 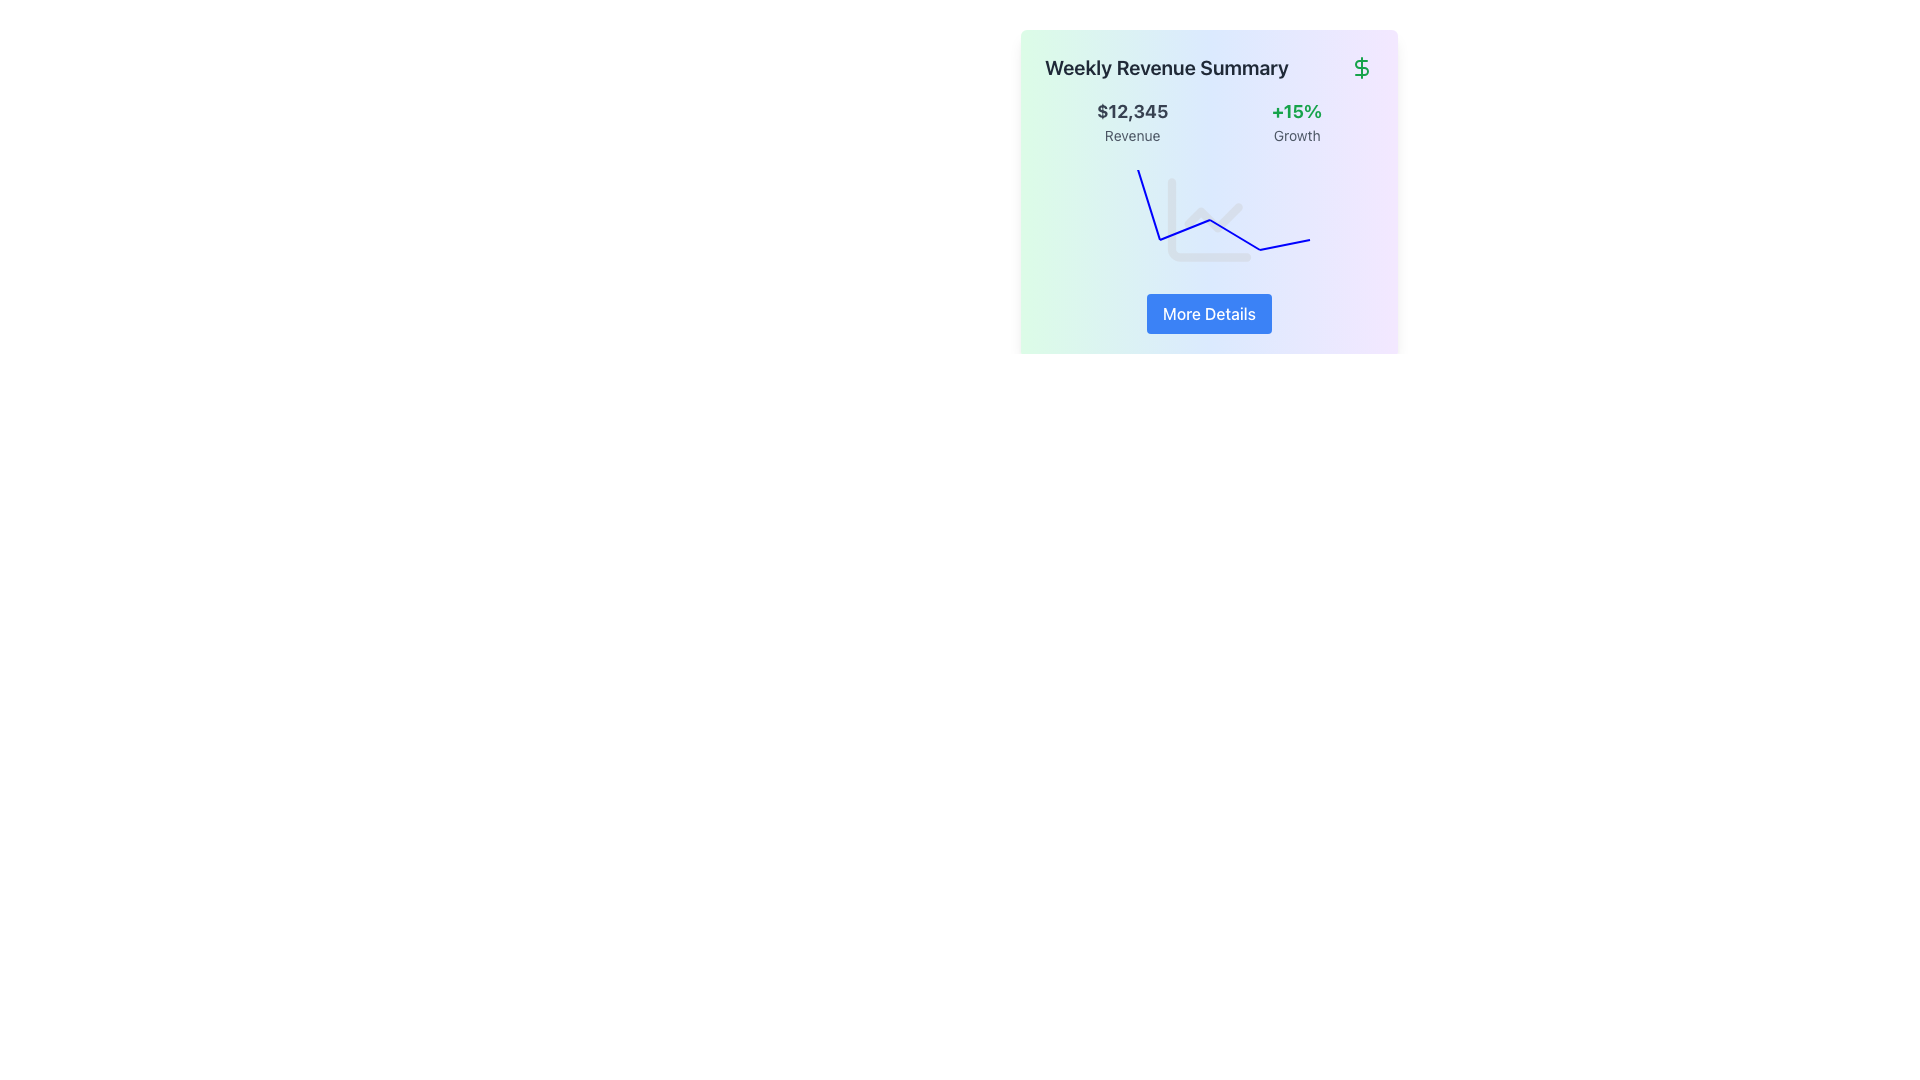 I want to click on the informational text label indicating growth, located beneath the '+15%' percentage text and to the right of the primary revenue display in the top-right corner of the card layout, so click(x=1297, y=135).